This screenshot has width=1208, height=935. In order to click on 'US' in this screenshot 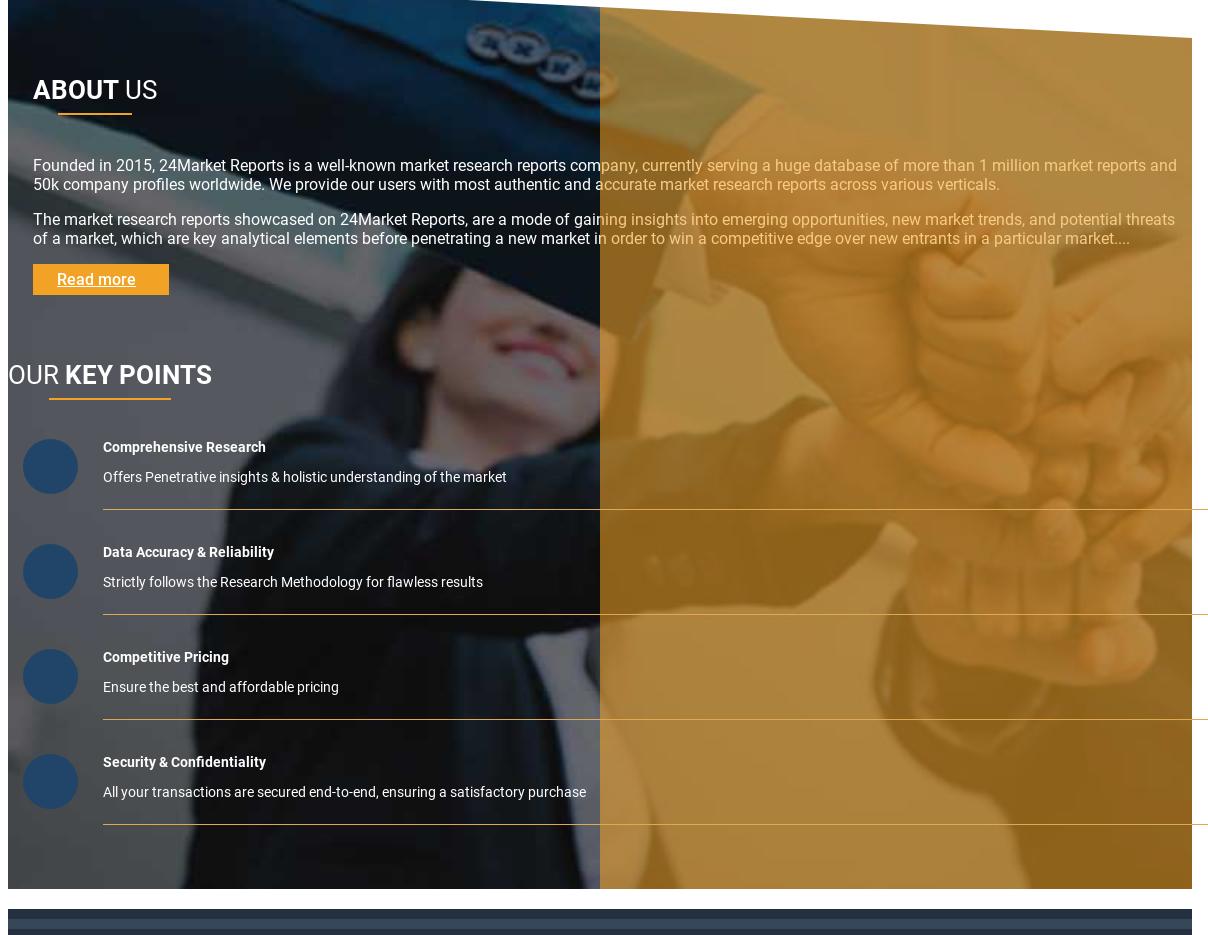, I will do `click(117, 89)`.